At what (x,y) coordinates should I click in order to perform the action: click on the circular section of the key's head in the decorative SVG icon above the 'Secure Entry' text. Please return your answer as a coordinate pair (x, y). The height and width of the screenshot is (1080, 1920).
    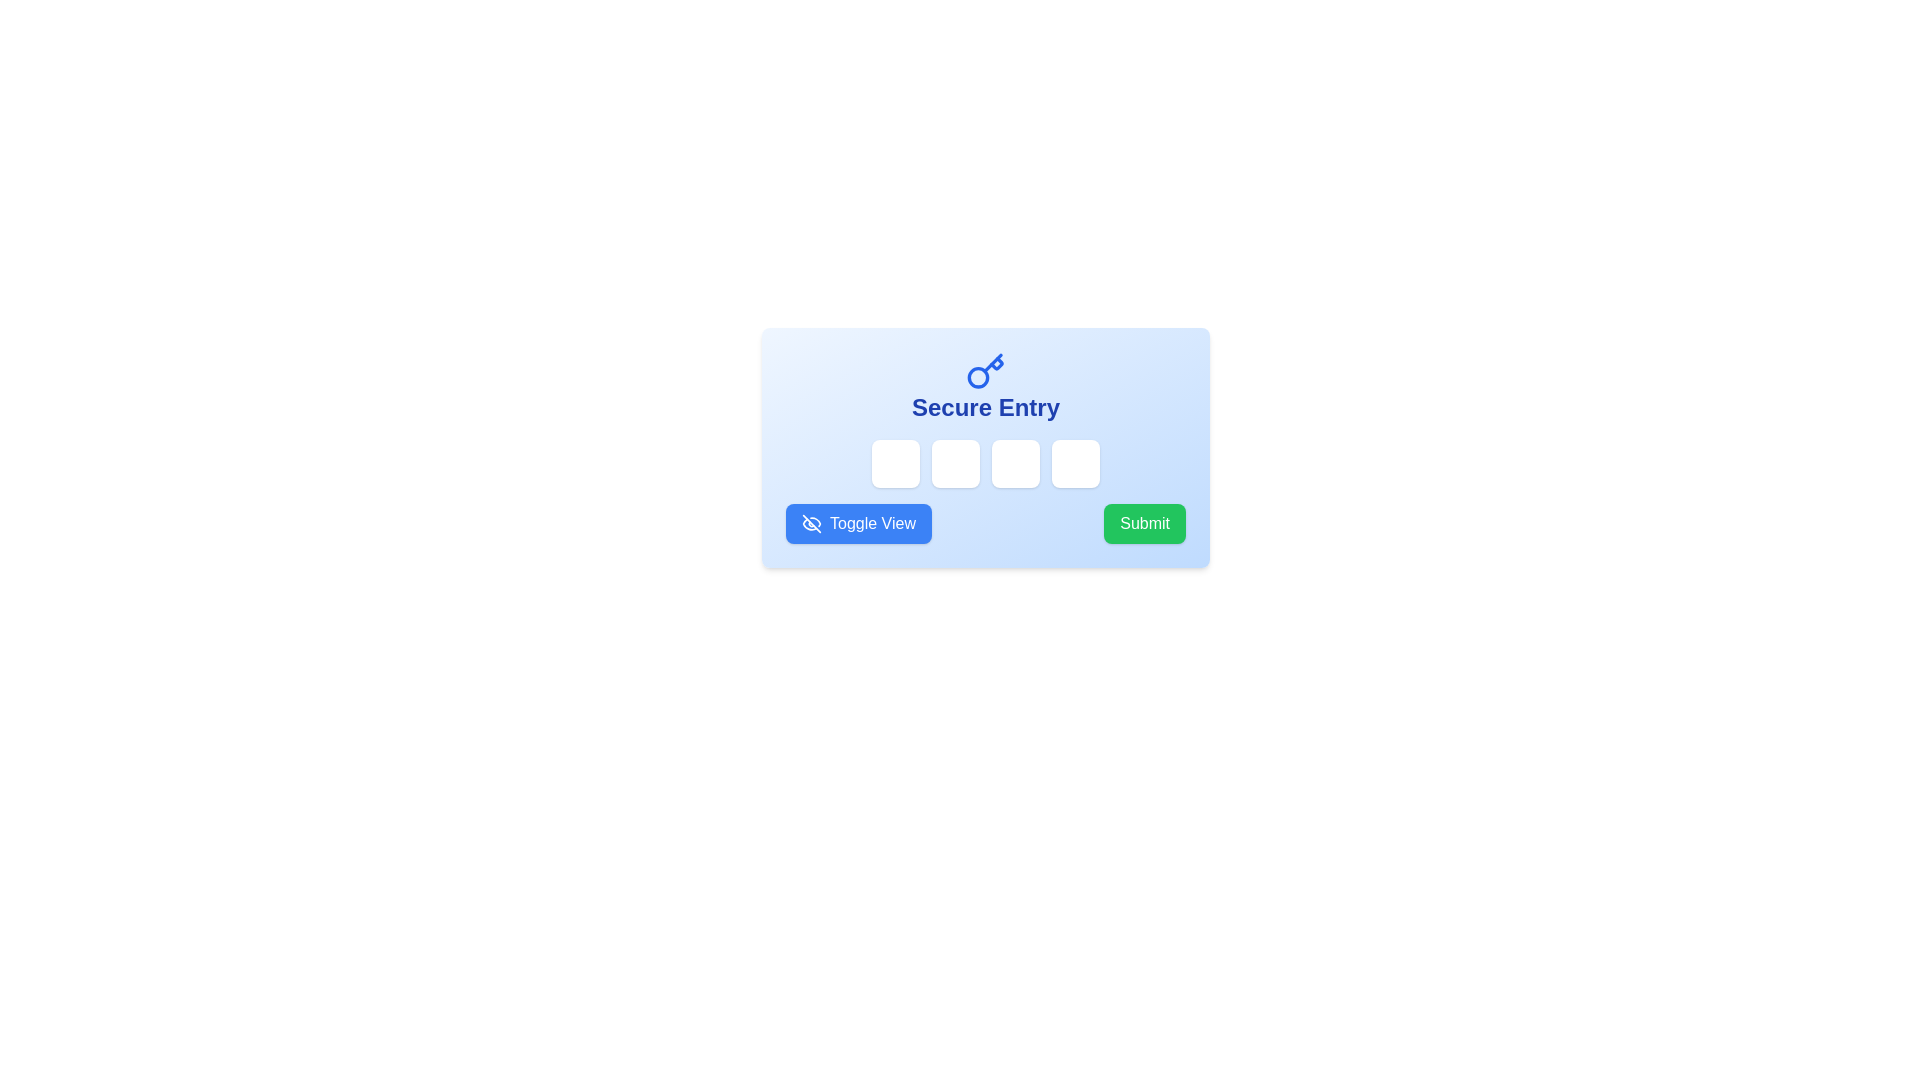
    Looking at the image, I should click on (996, 363).